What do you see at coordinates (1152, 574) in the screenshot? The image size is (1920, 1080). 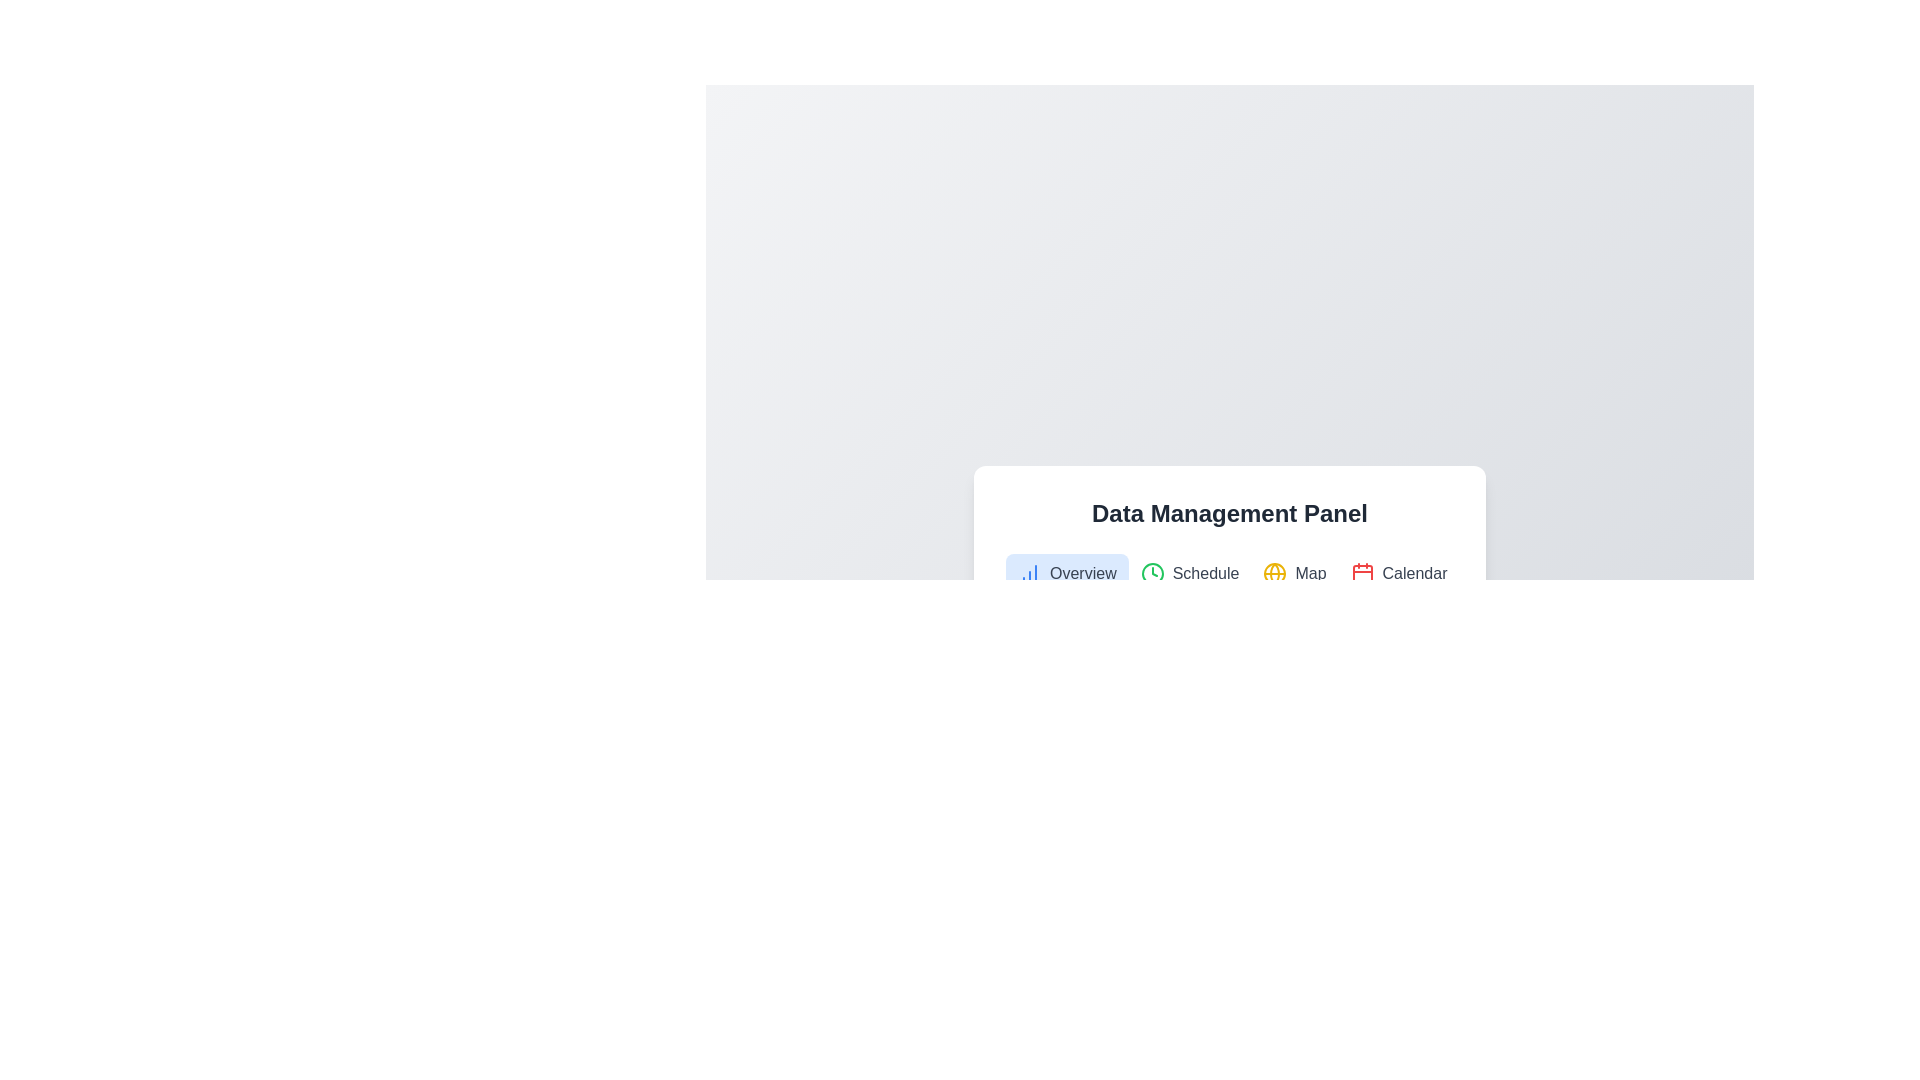 I see `the SVG circle element that visually represents the 'Schedule' feature in the navigation menu of the Data Management Panel` at bounding box center [1152, 574].